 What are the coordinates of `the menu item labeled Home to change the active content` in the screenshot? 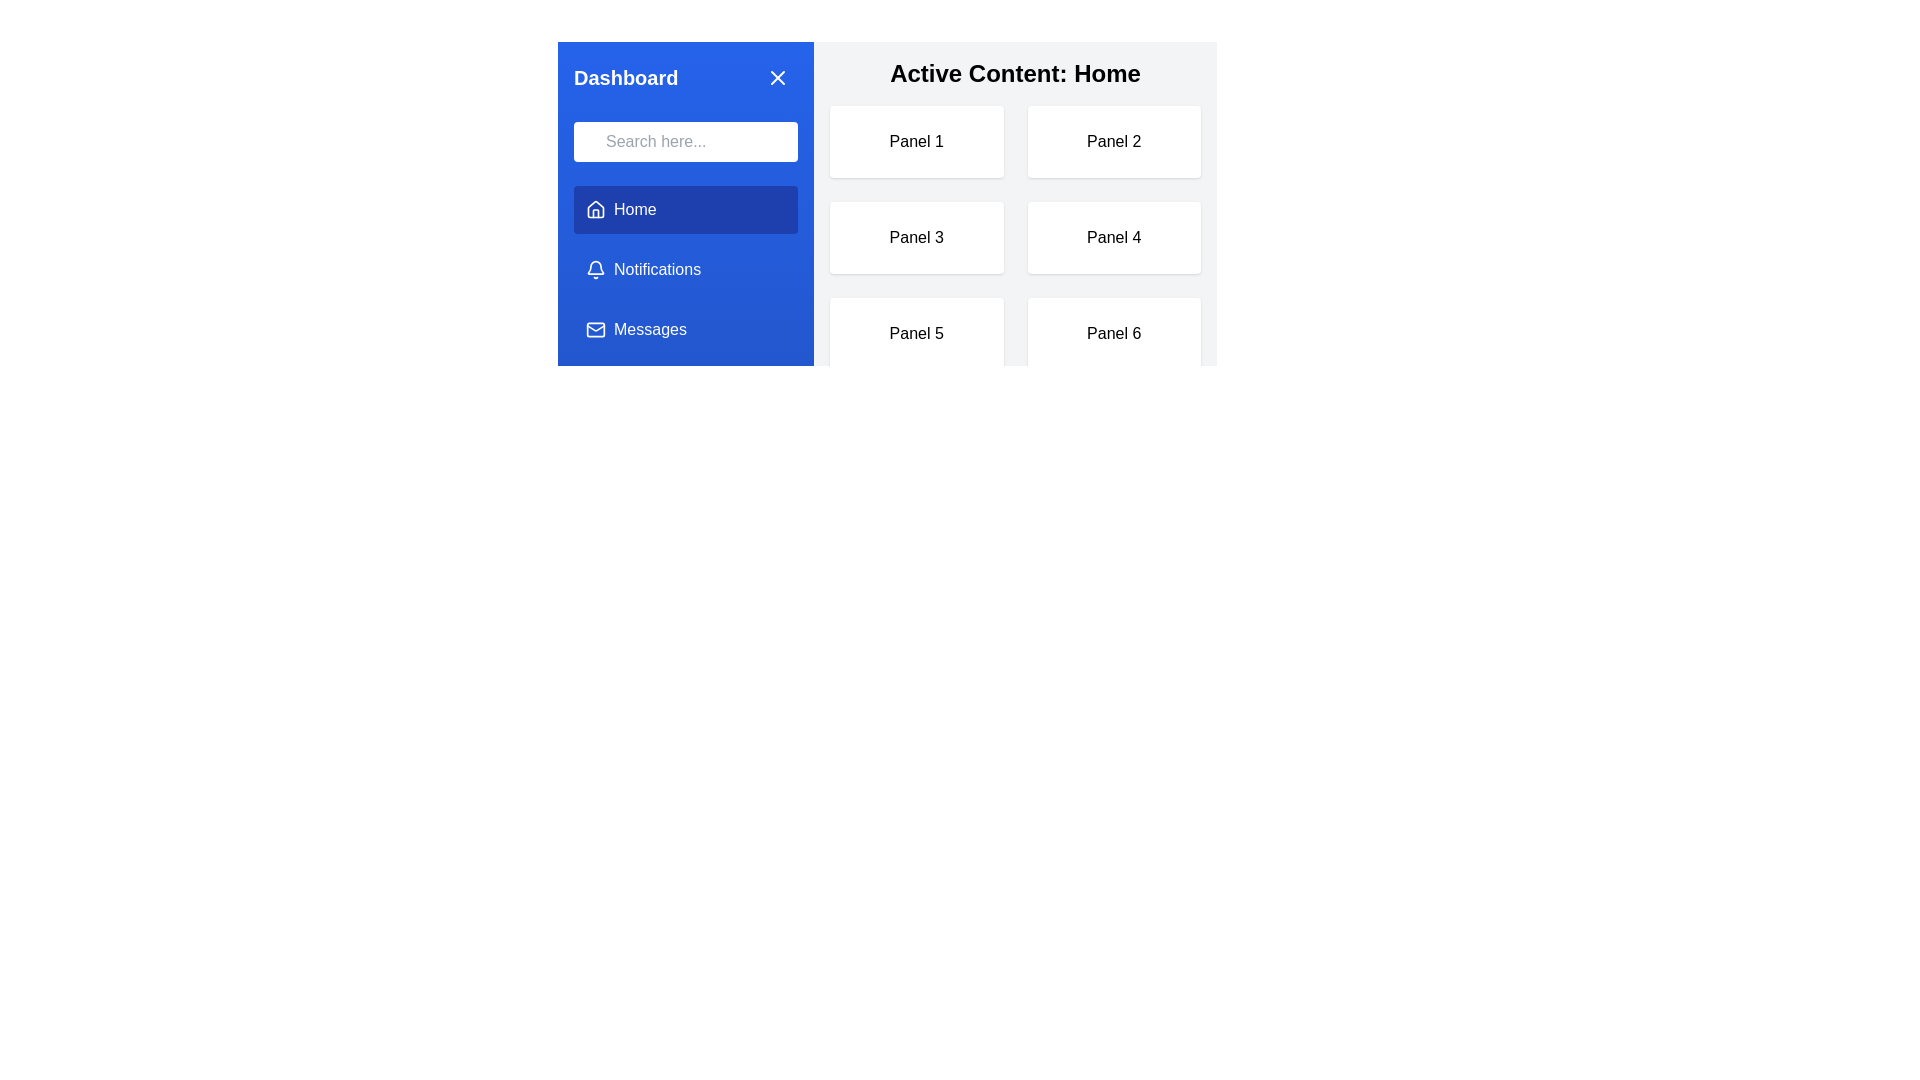 It's located at (686, 209).